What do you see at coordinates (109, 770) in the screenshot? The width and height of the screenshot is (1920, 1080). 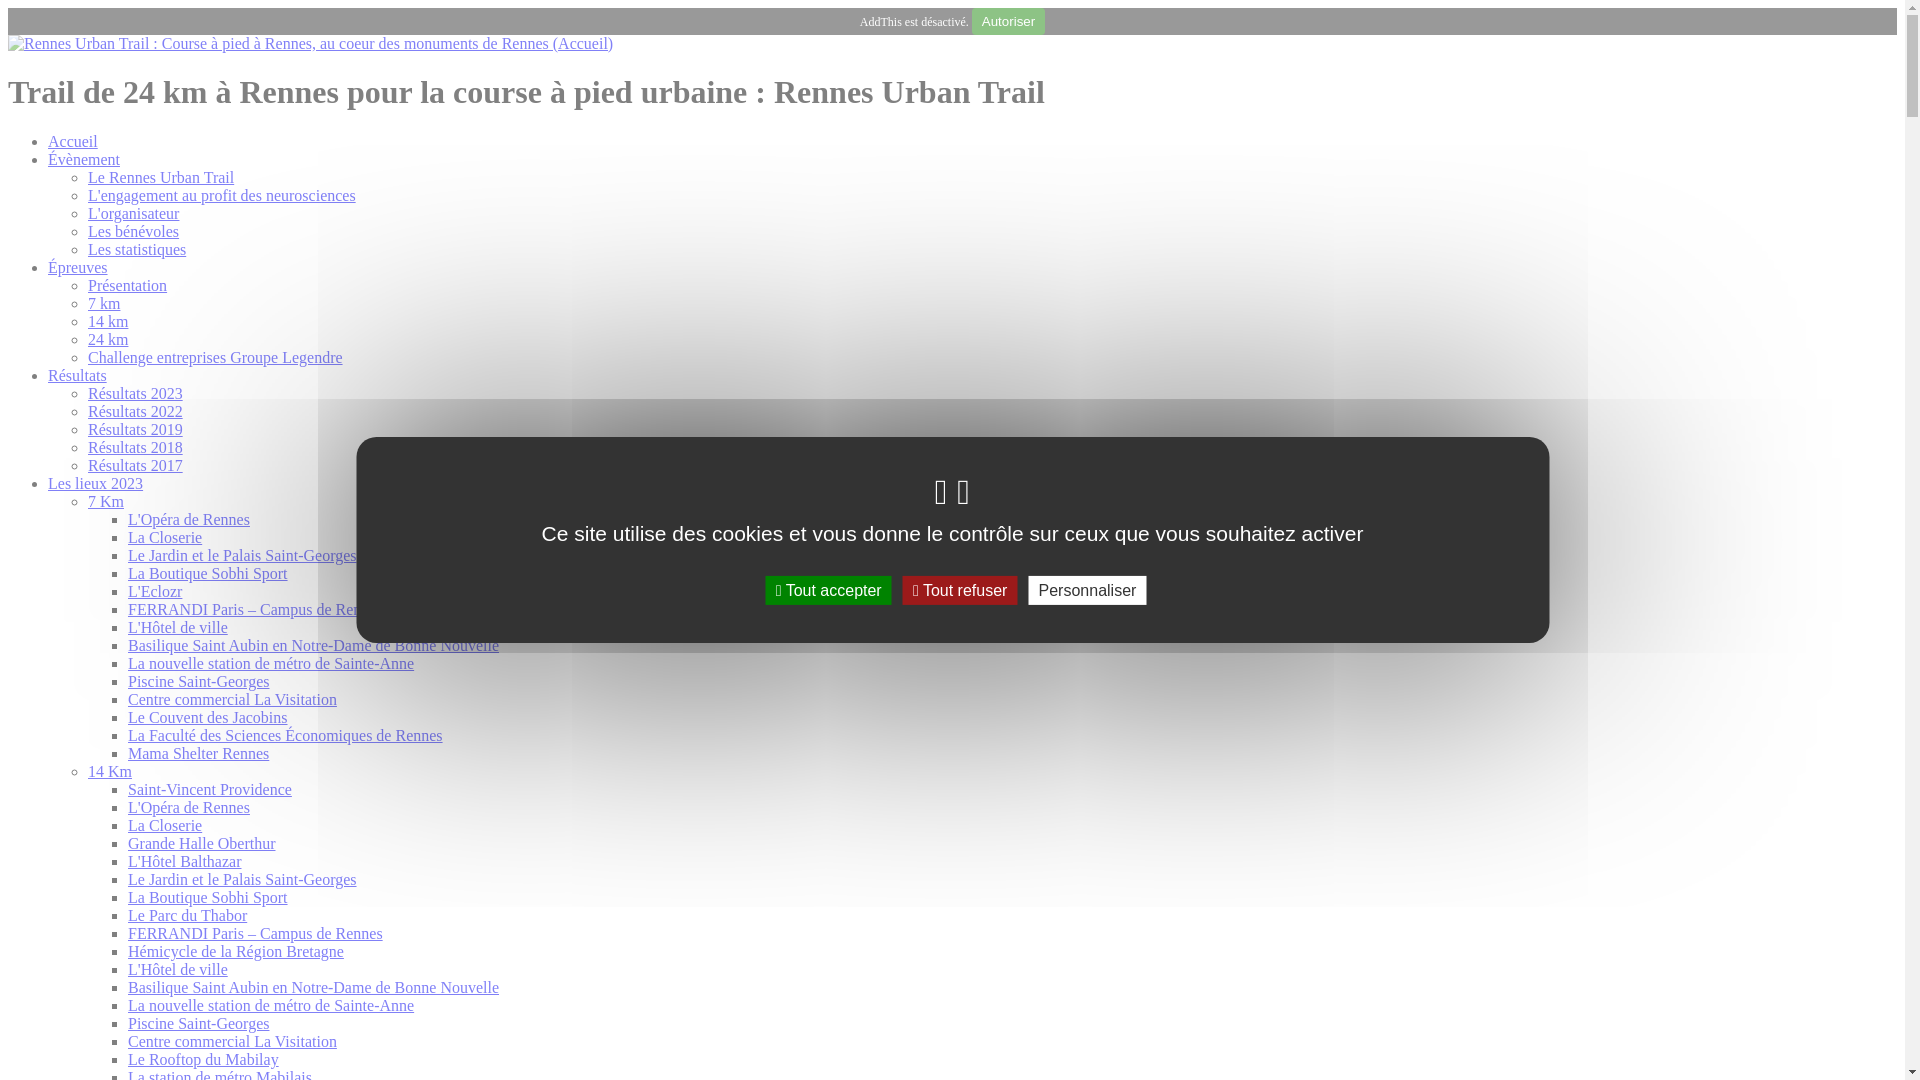 I see `'14 Km'` at bounding box center [109, 770].